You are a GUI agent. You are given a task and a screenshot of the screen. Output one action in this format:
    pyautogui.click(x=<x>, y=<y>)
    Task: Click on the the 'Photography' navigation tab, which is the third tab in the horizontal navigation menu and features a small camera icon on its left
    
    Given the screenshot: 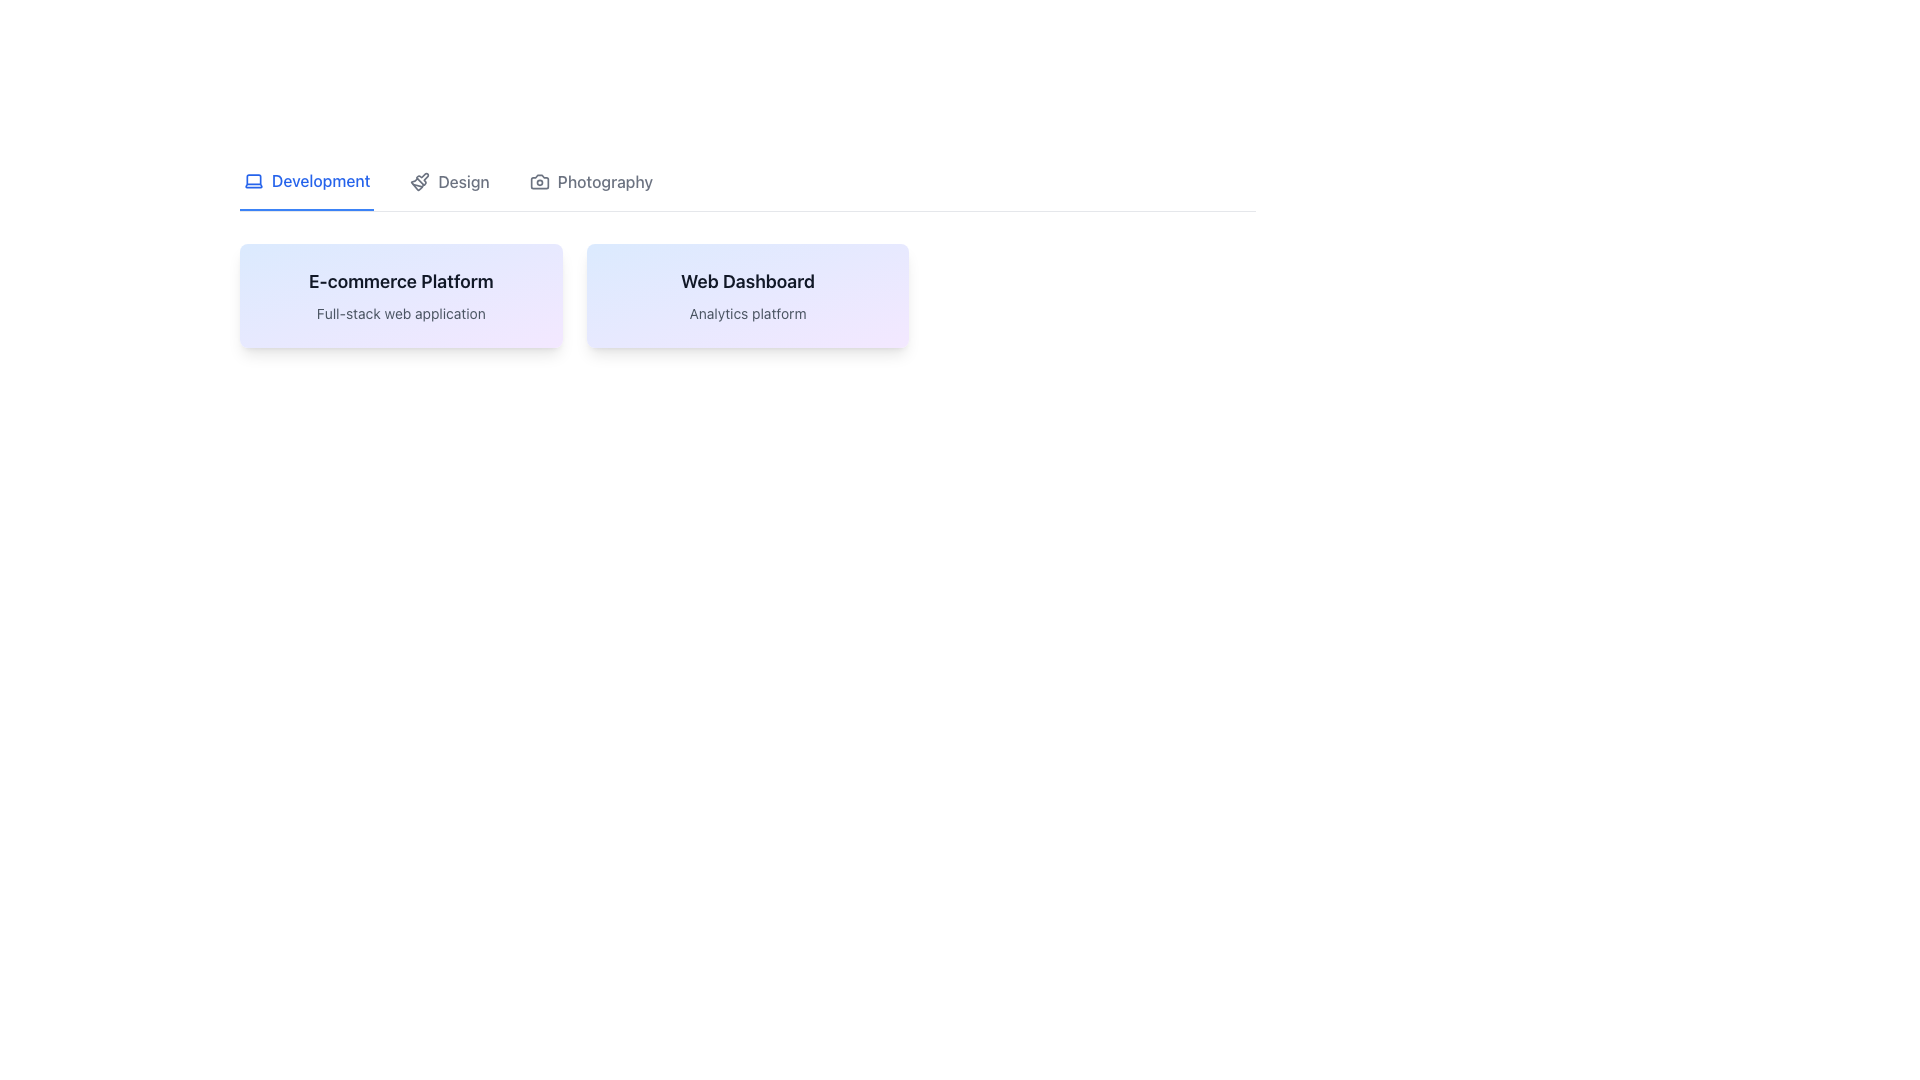 What is the action you would take?
    pyautogui.click(x=590, y=189)
    